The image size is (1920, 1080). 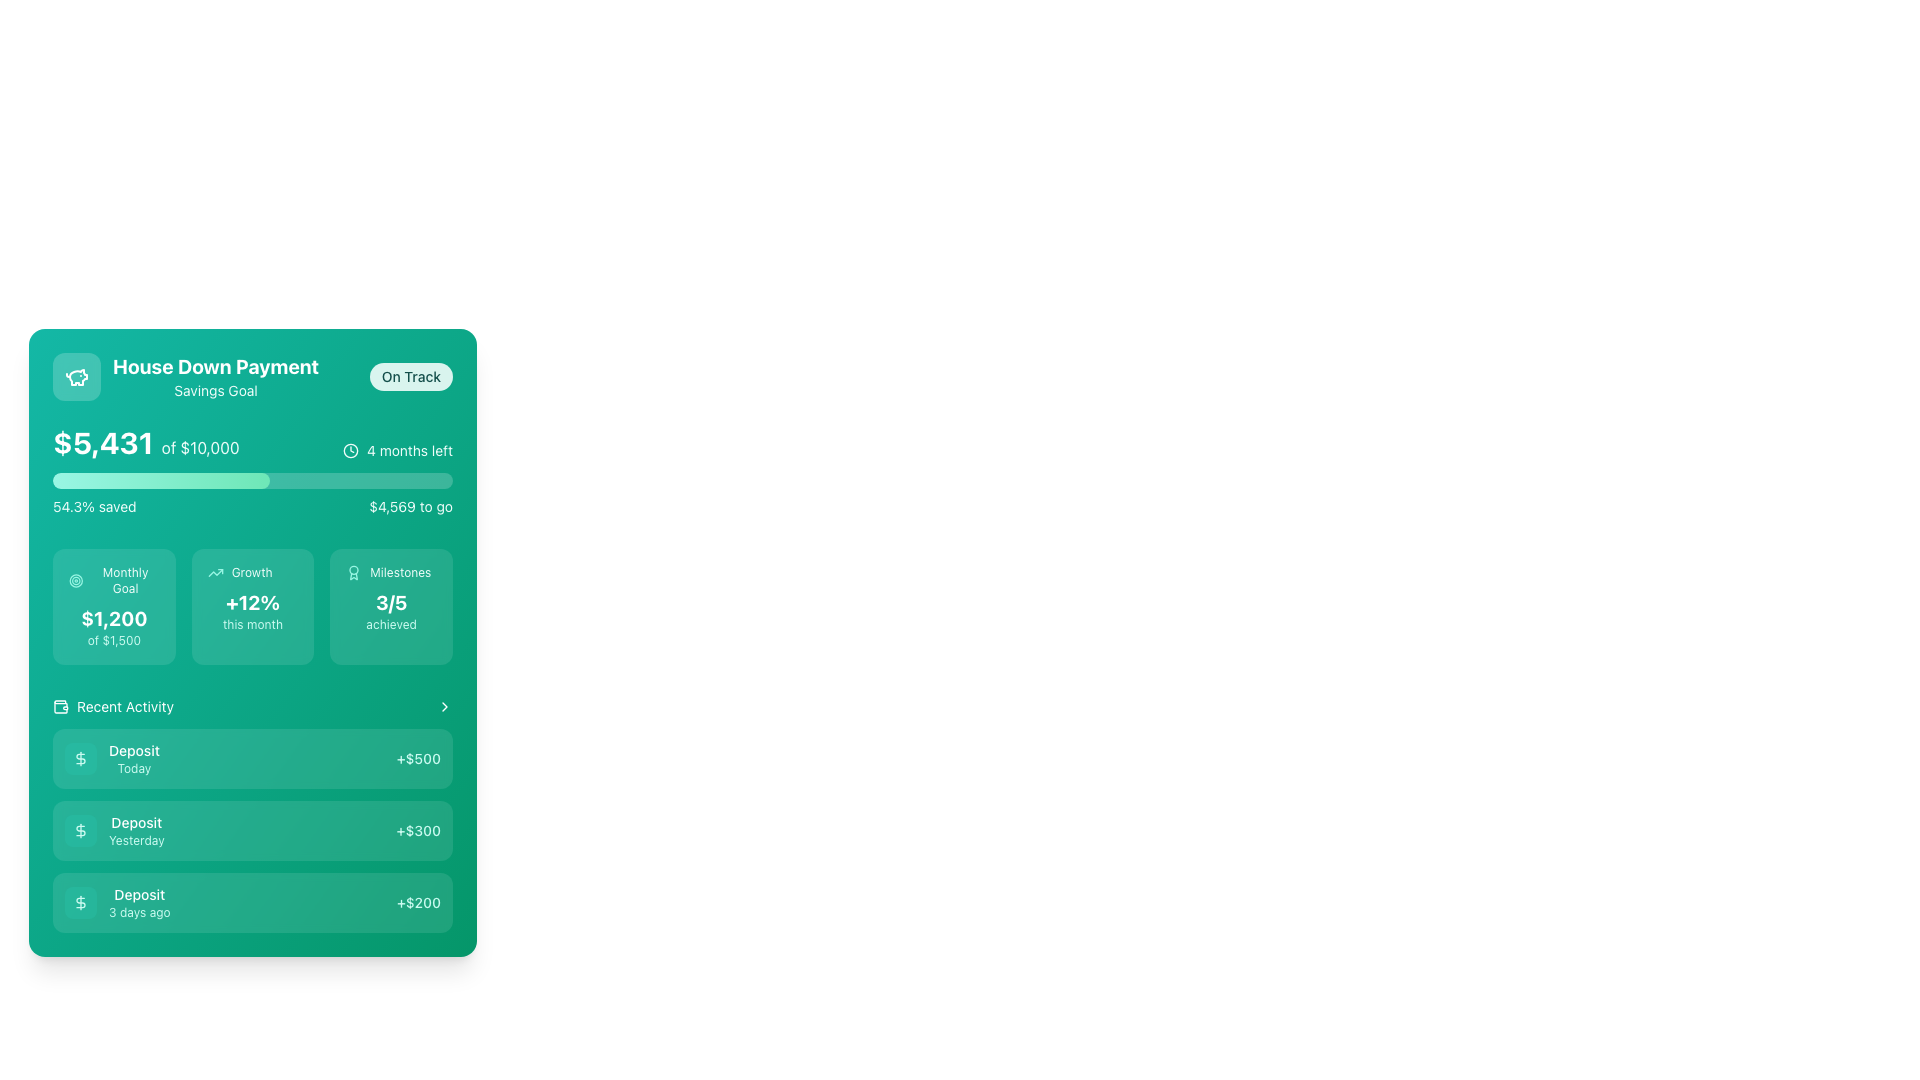 I want to click on the Text block indicating the activity performed 'Yesterday' in the 'Recent Activity' list, which consists of a bold title 'Deposit' and a subtitle 'Yesterday', so click(x=135, y=830).